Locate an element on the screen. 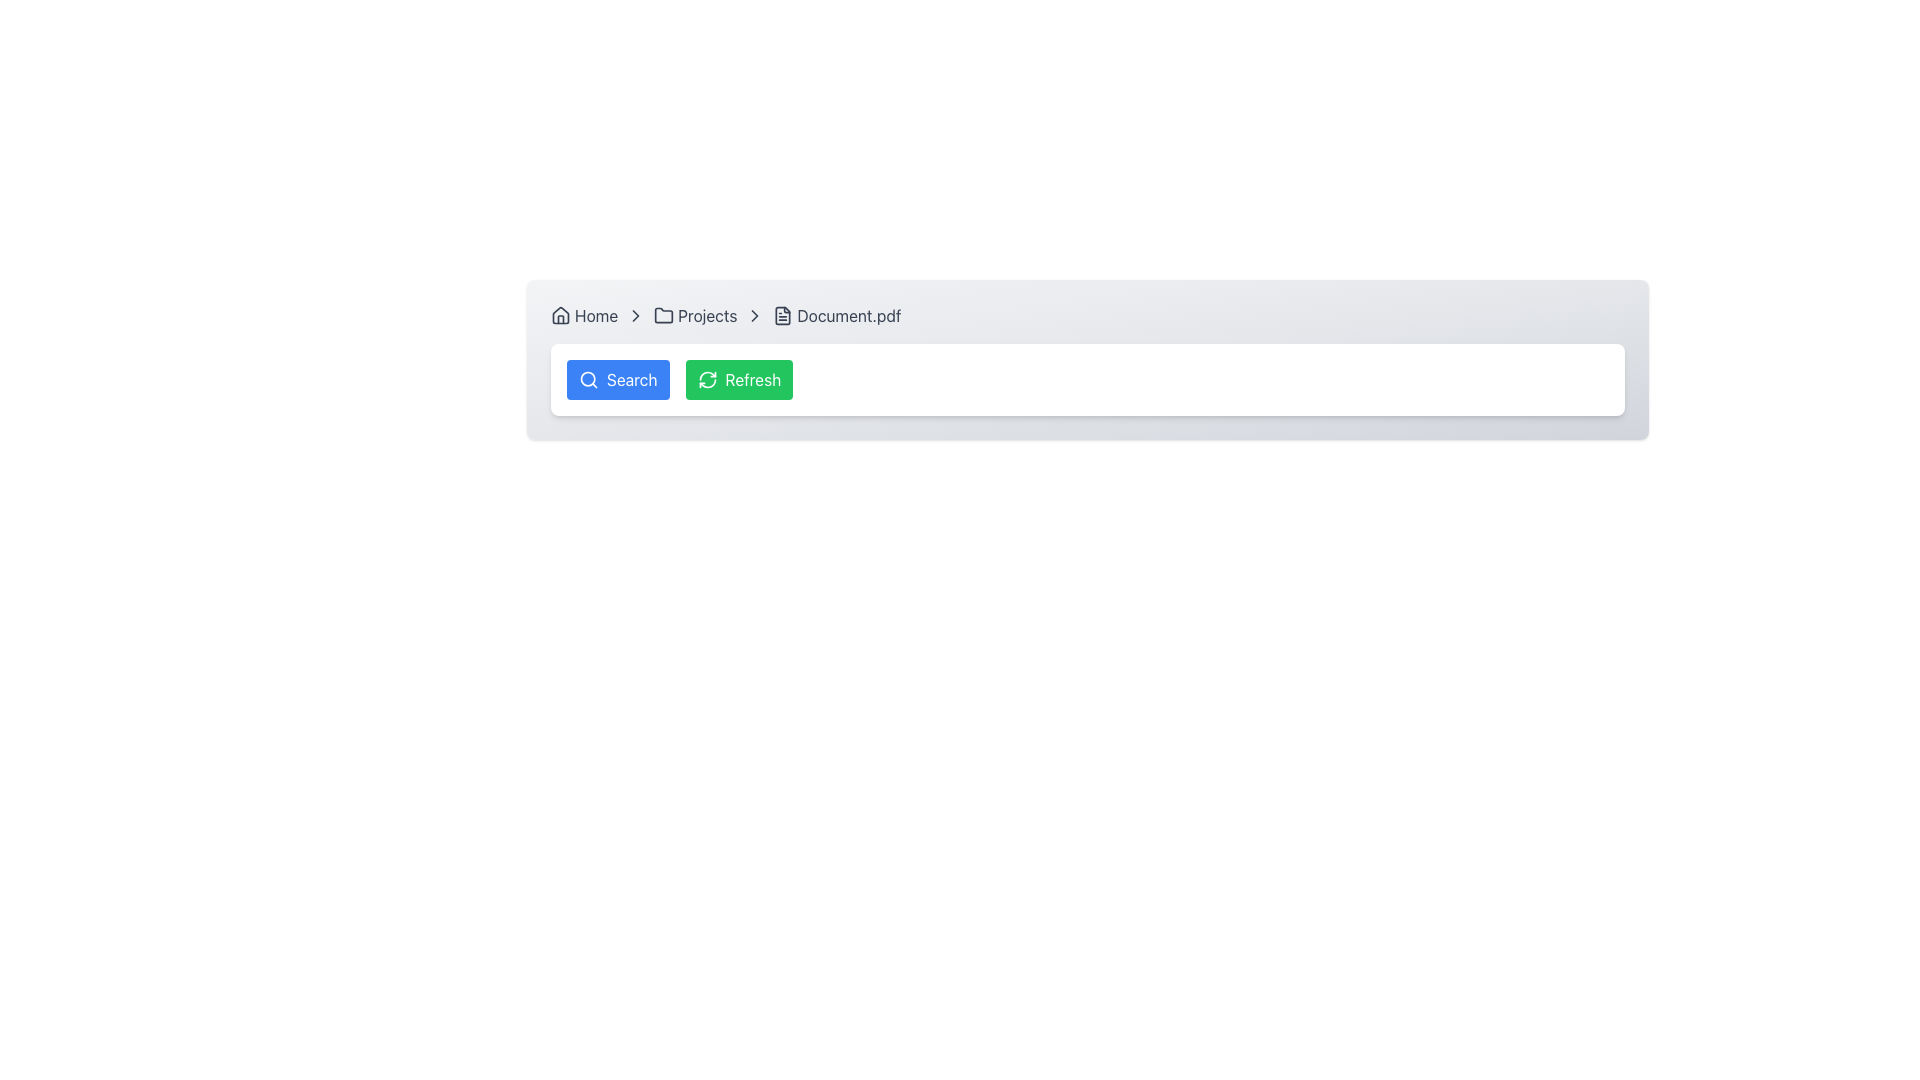 The height and width of the screenshot is (1080, 1920). on the 'Home' textual navigation element in the breadcrumb navigation bar is located at coordinates (595, 315).